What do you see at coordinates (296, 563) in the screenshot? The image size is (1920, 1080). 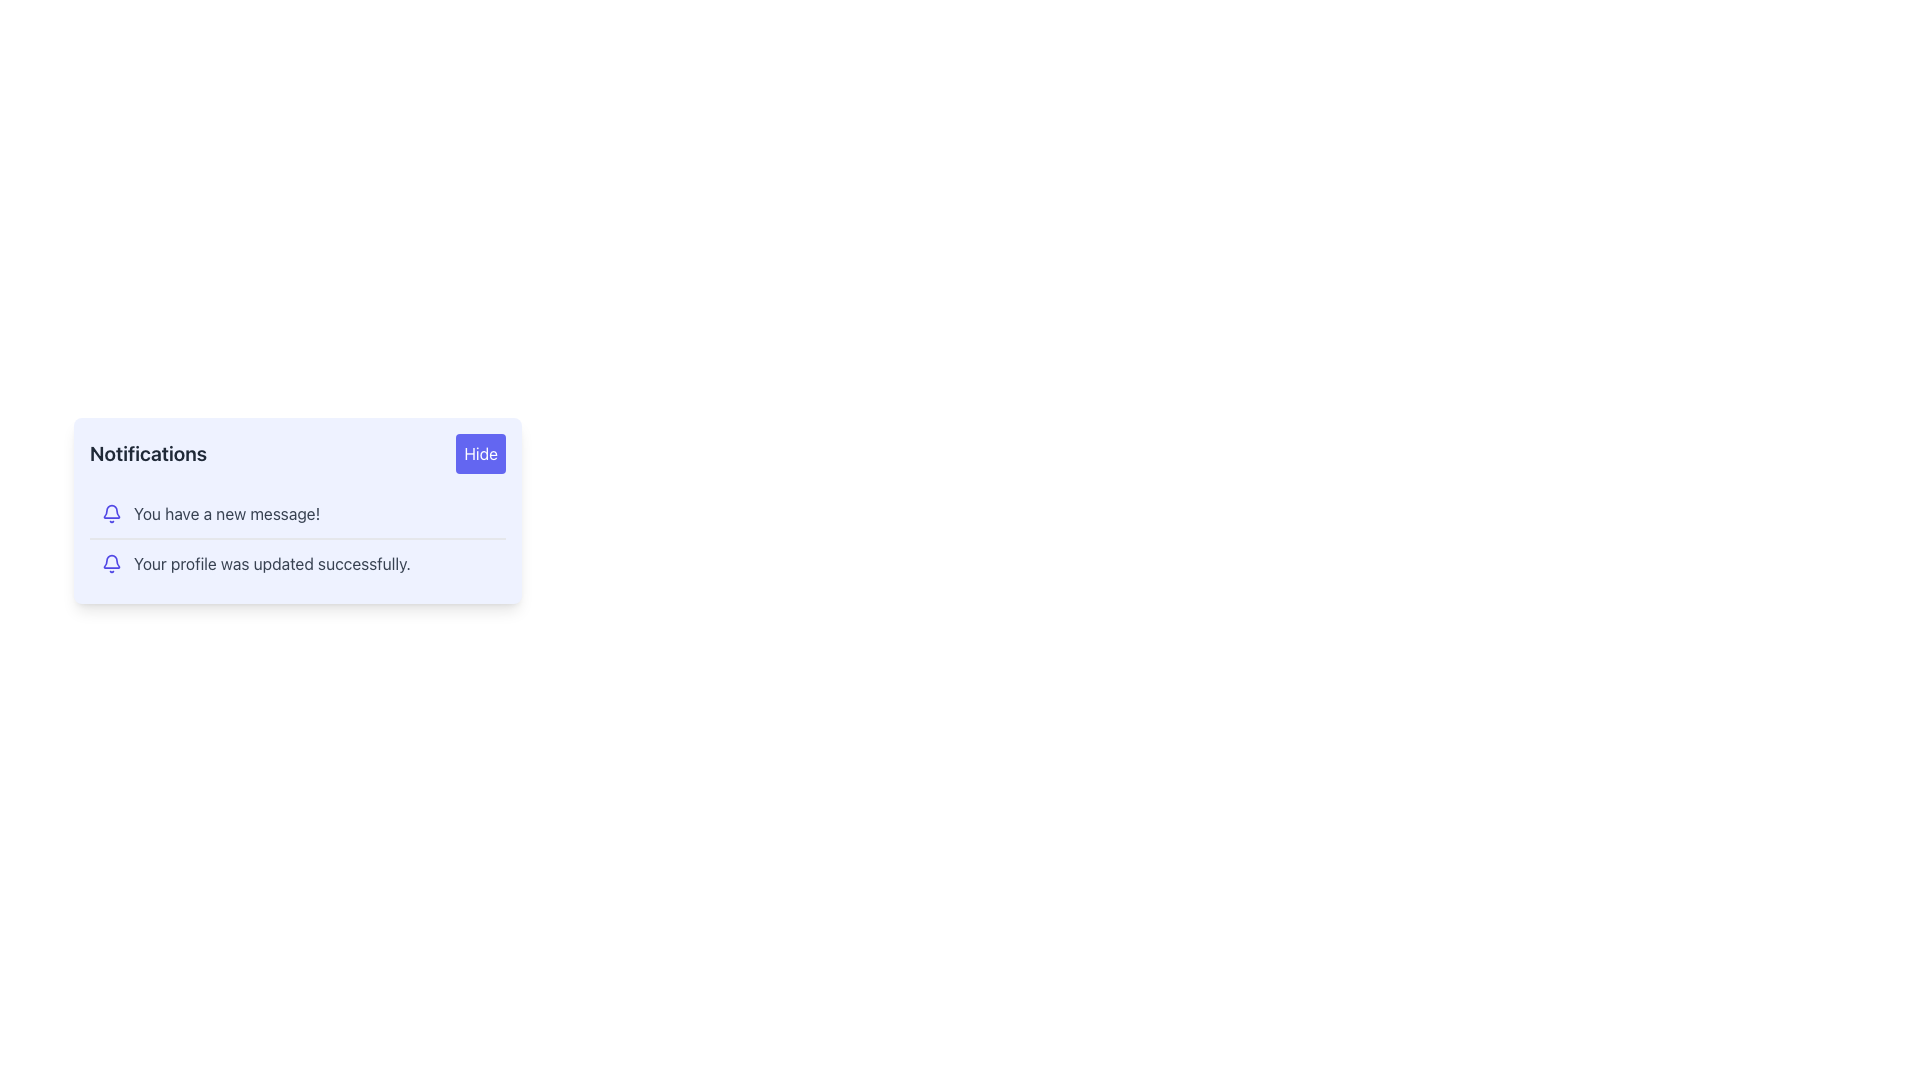 I see `the second notification message with the indigo bell icon and the text 'Your profile was updated successfully.'` at bounding box center [296, 563].